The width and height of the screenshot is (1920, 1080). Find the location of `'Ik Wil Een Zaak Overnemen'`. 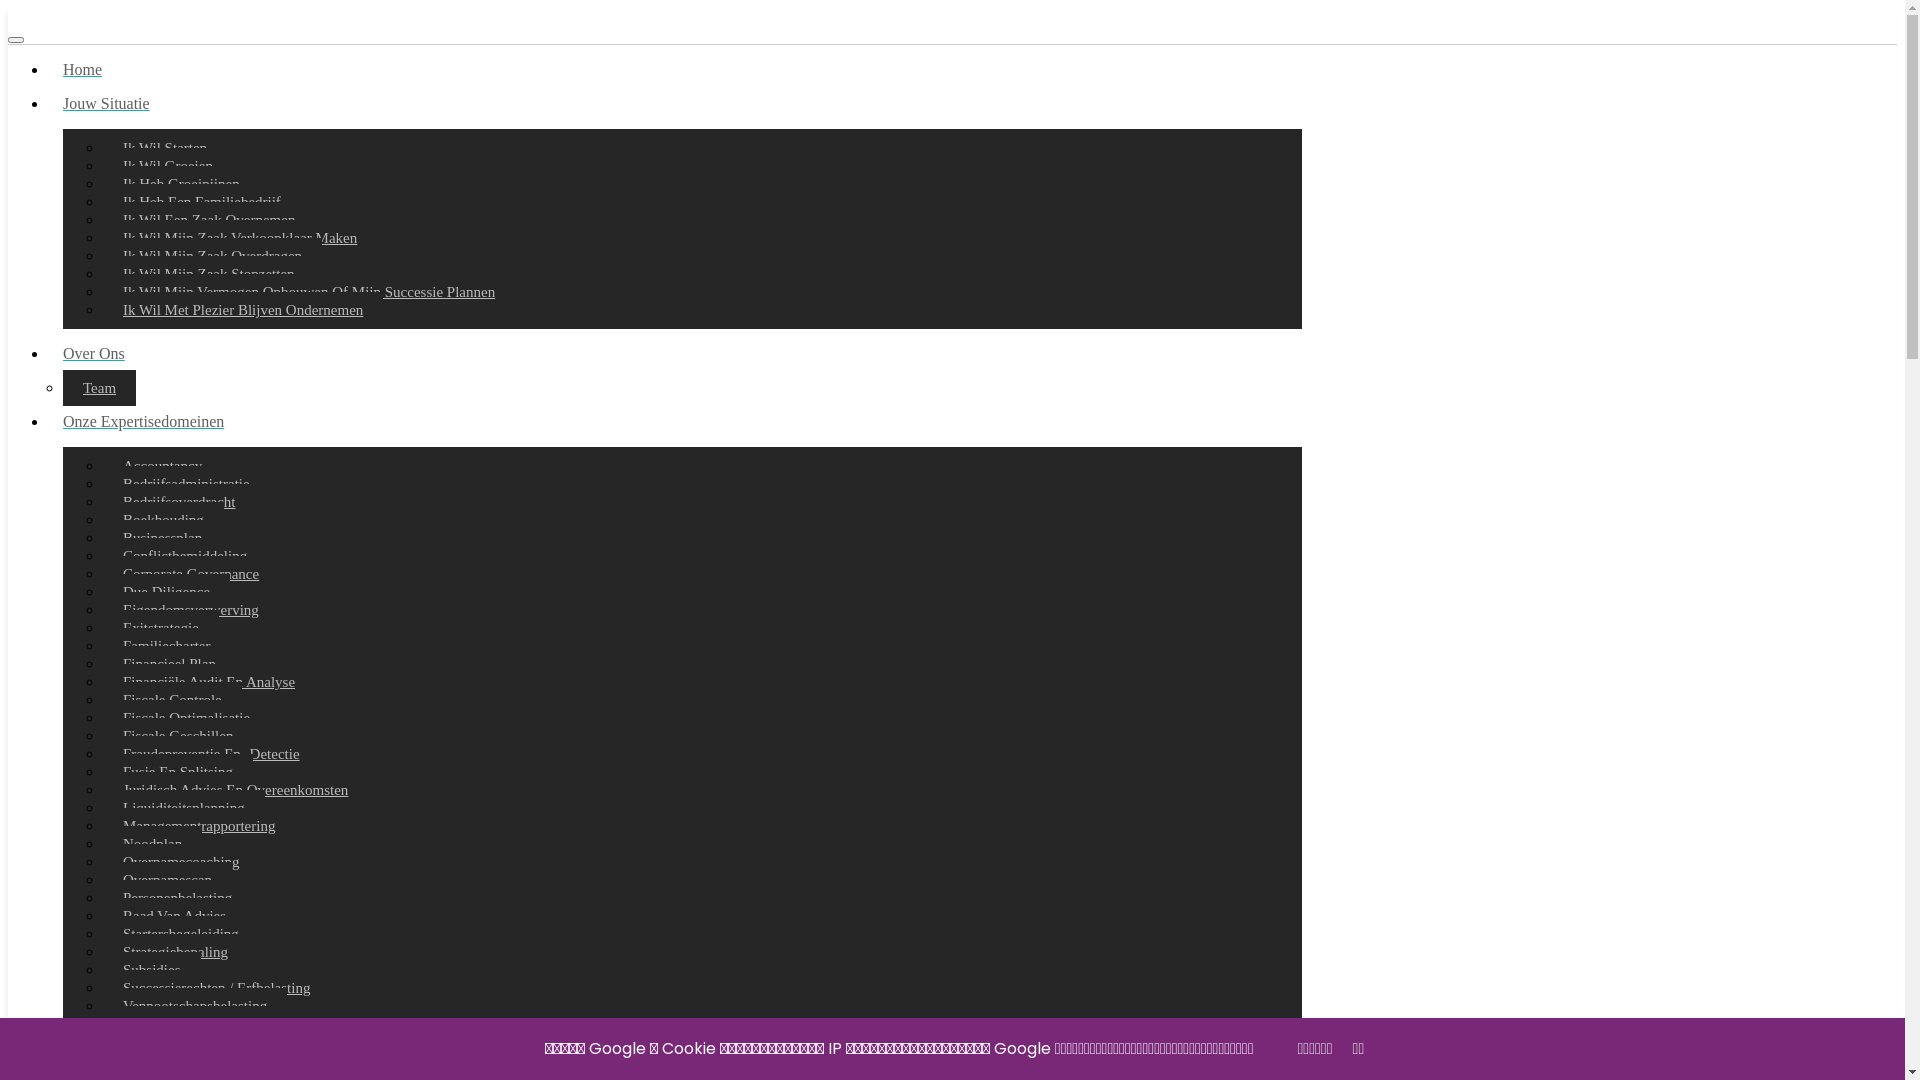

'Ik Wil Een Zaak Overnemen' is located at coordinates (209, 219).